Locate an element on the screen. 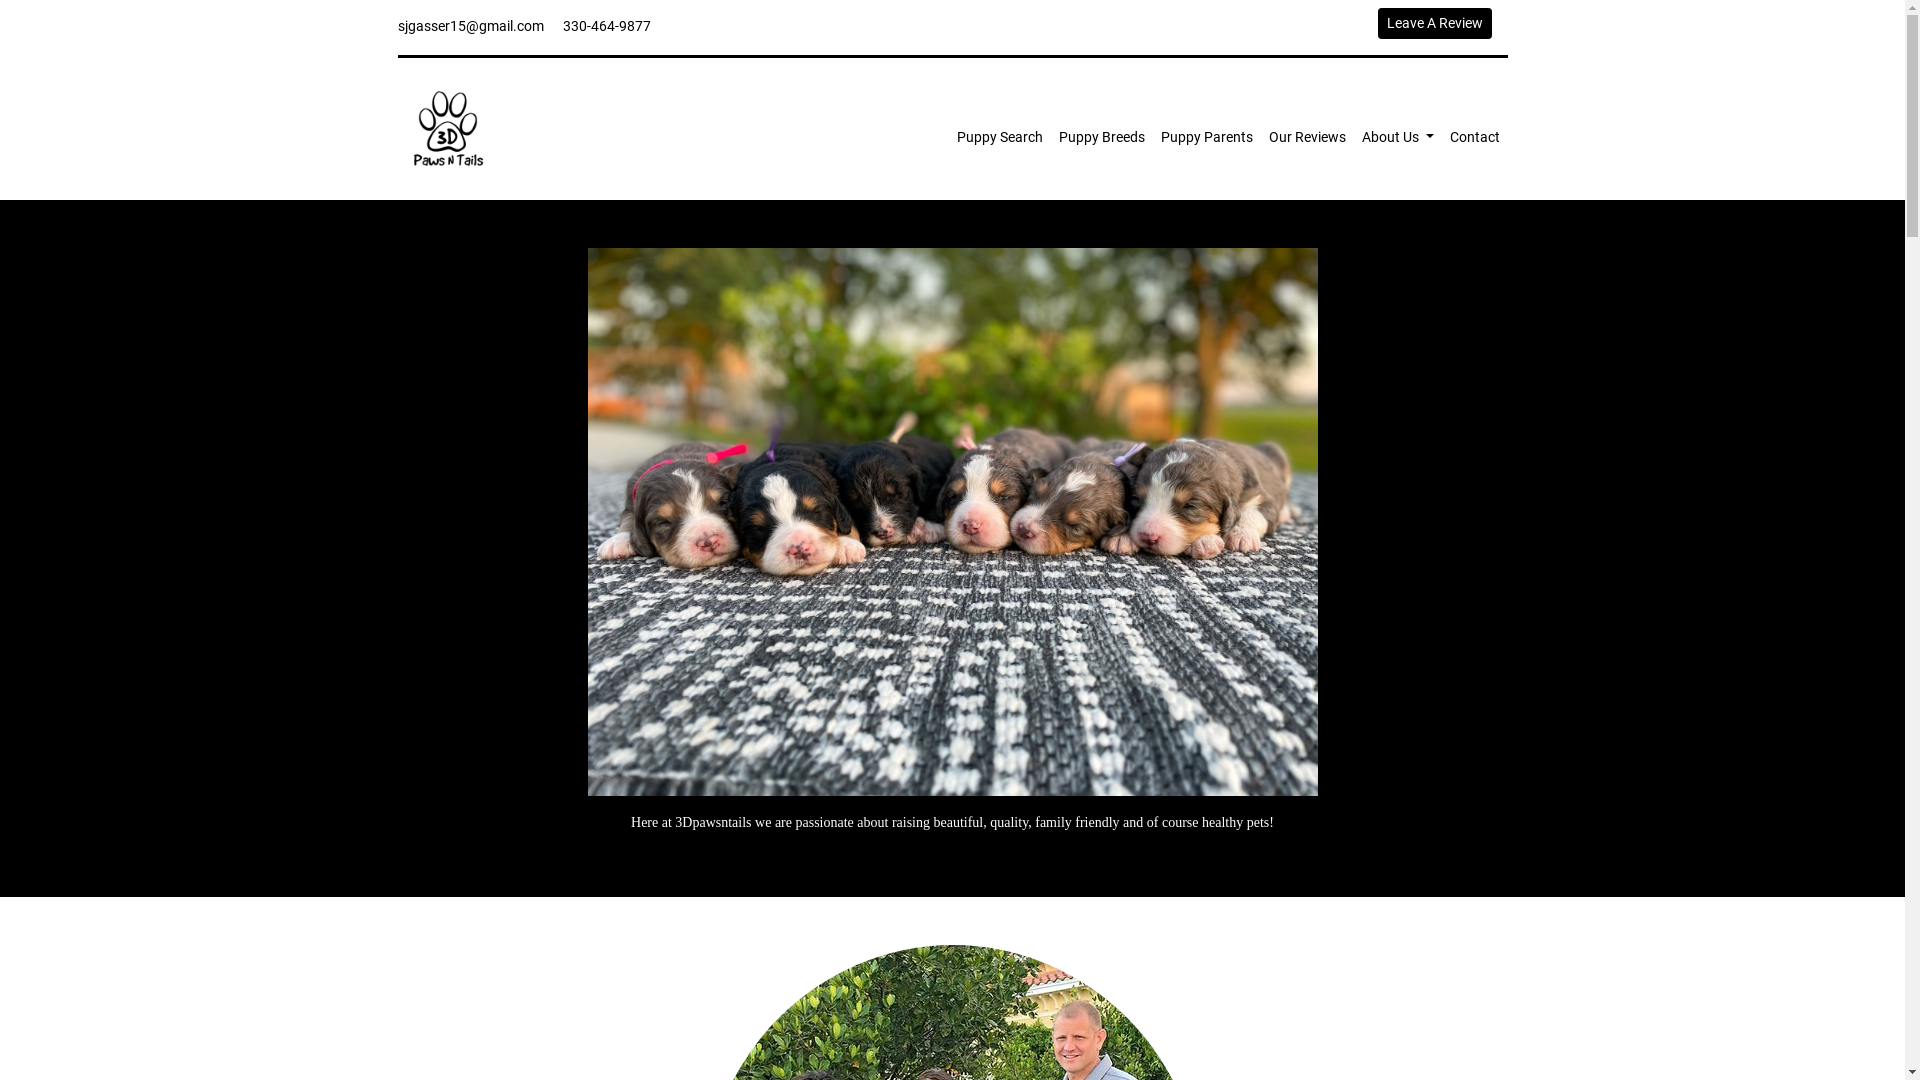 The width and height of the screenshot is (1920, 1080). 'Puppy Breeds' is located at coordinates (1050, 135).